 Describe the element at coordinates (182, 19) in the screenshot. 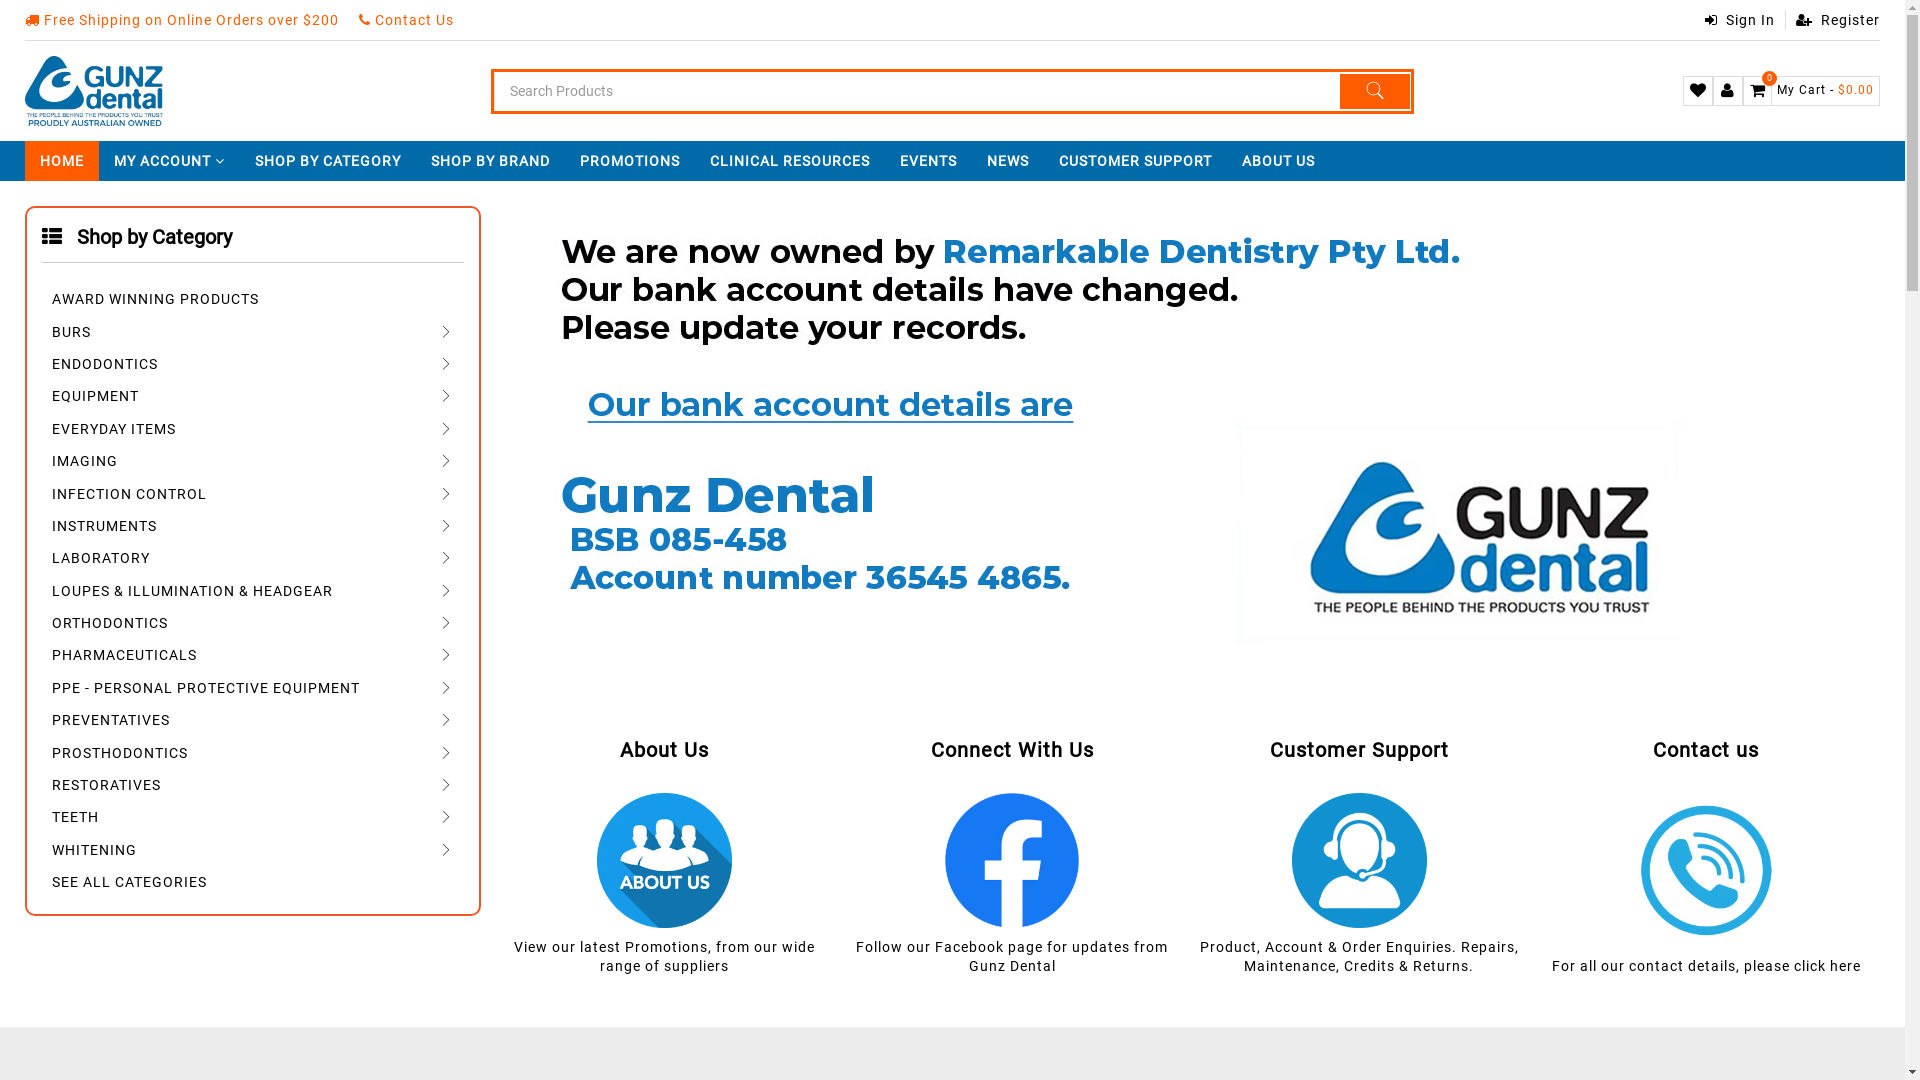

I see `'Free Shipping on Online Orders over $200'` at that location.